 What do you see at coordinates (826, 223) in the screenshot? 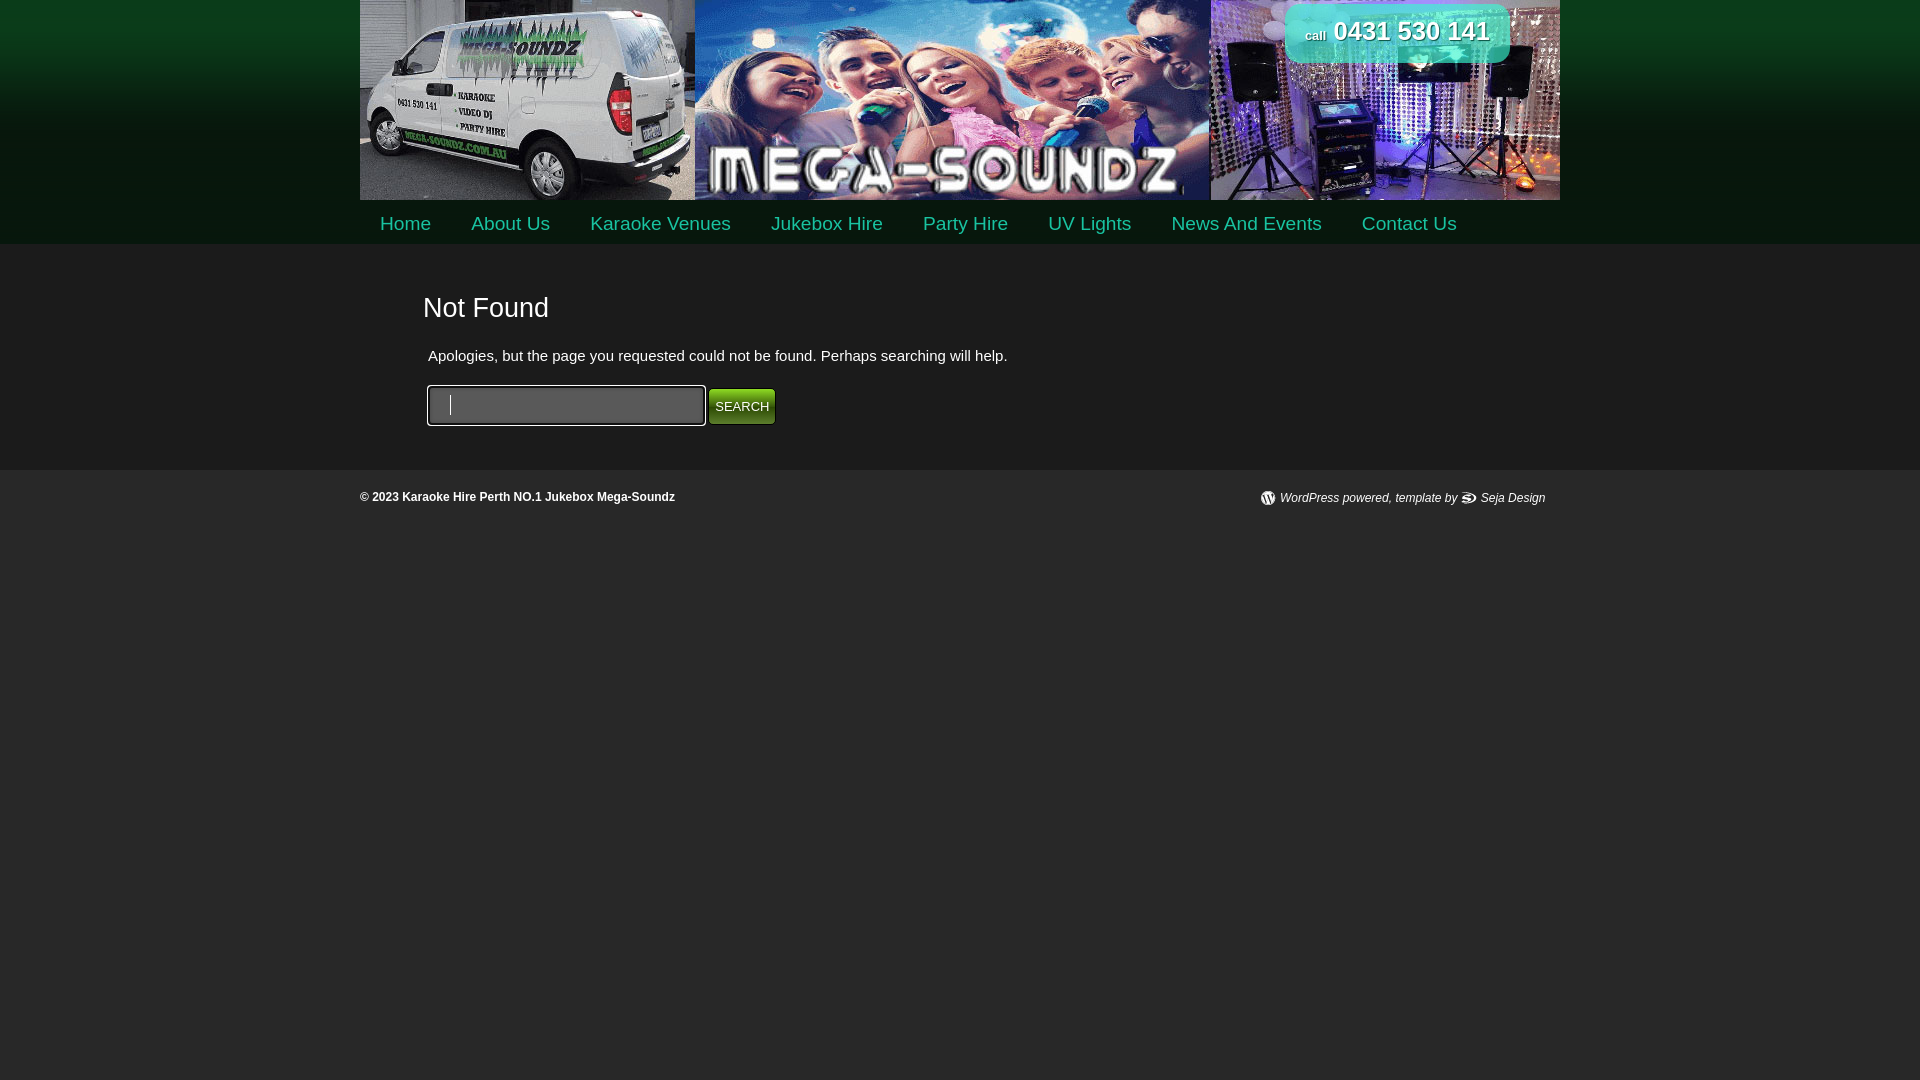
I see `'Jukebox Hire'` at bounding box center [826, 223].